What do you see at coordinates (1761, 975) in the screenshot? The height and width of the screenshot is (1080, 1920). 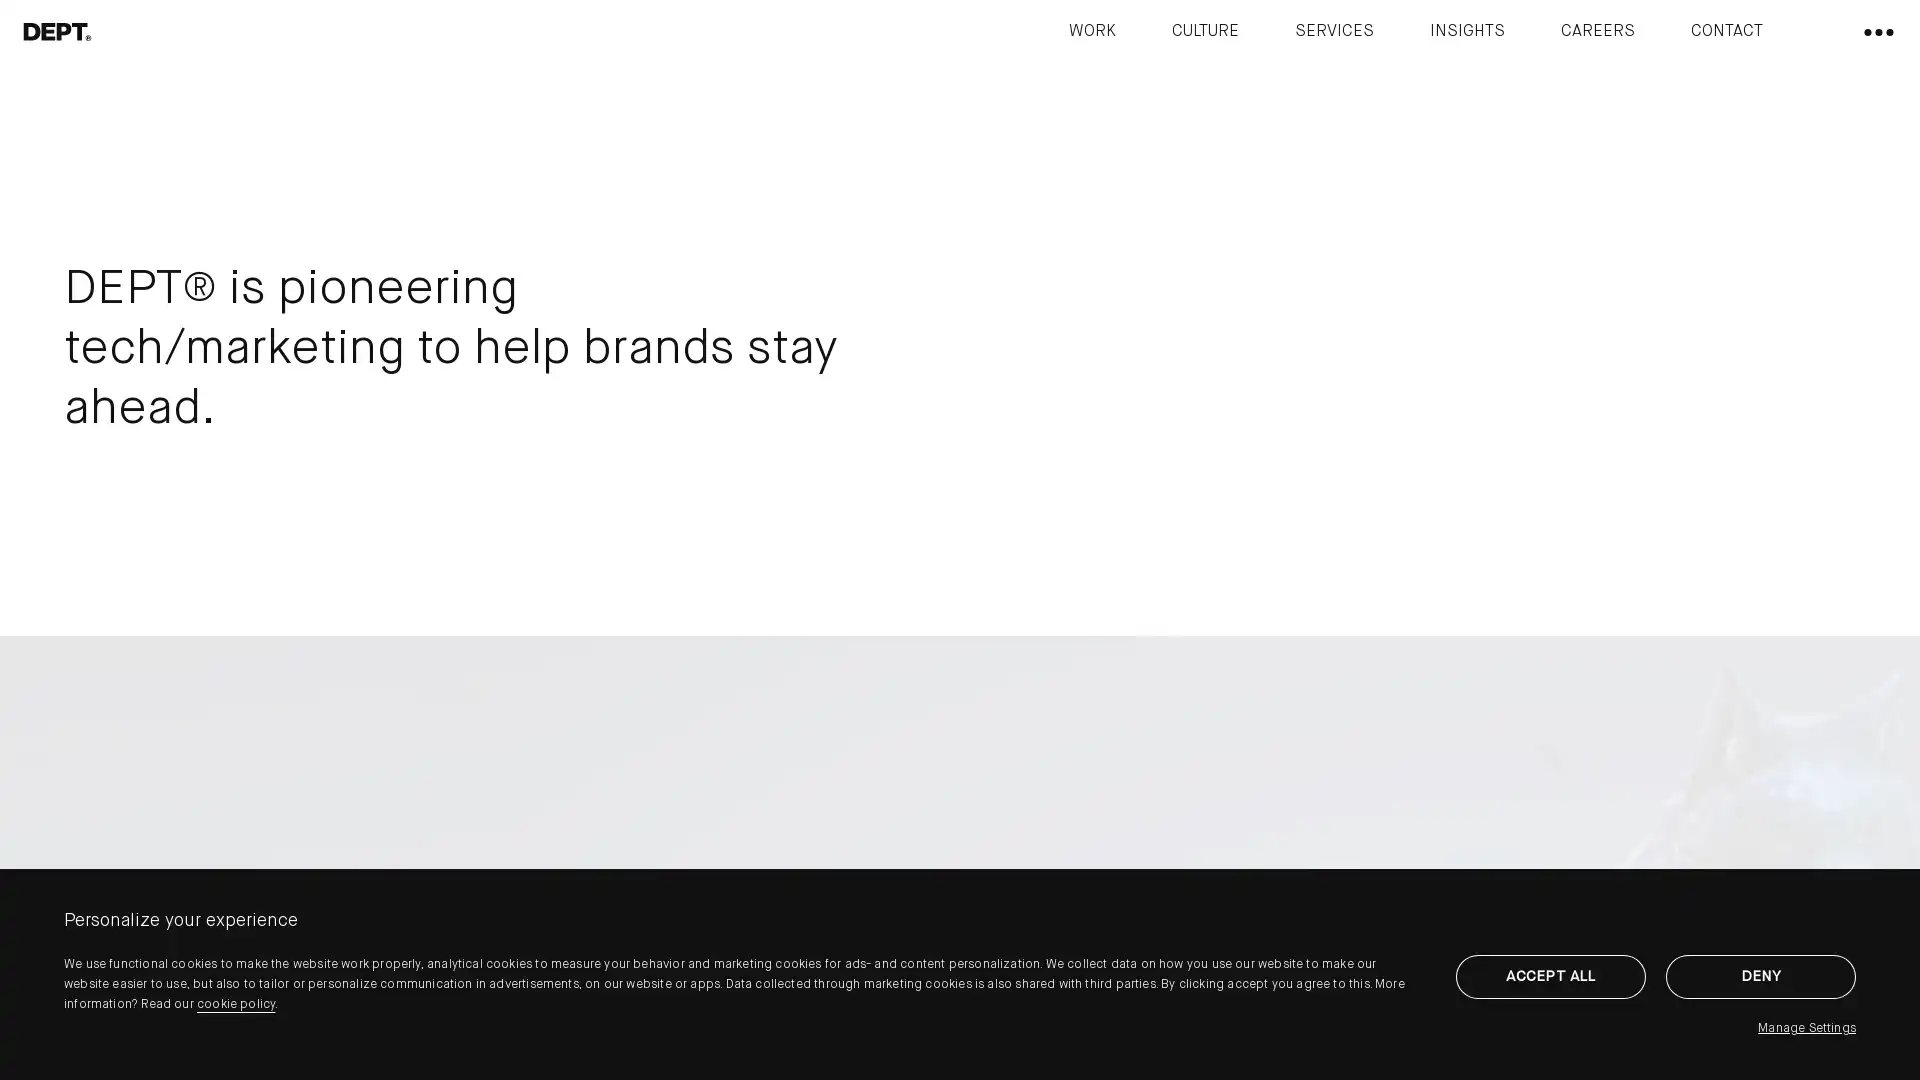 I see `DENY` at bounding box center [1761, 975].